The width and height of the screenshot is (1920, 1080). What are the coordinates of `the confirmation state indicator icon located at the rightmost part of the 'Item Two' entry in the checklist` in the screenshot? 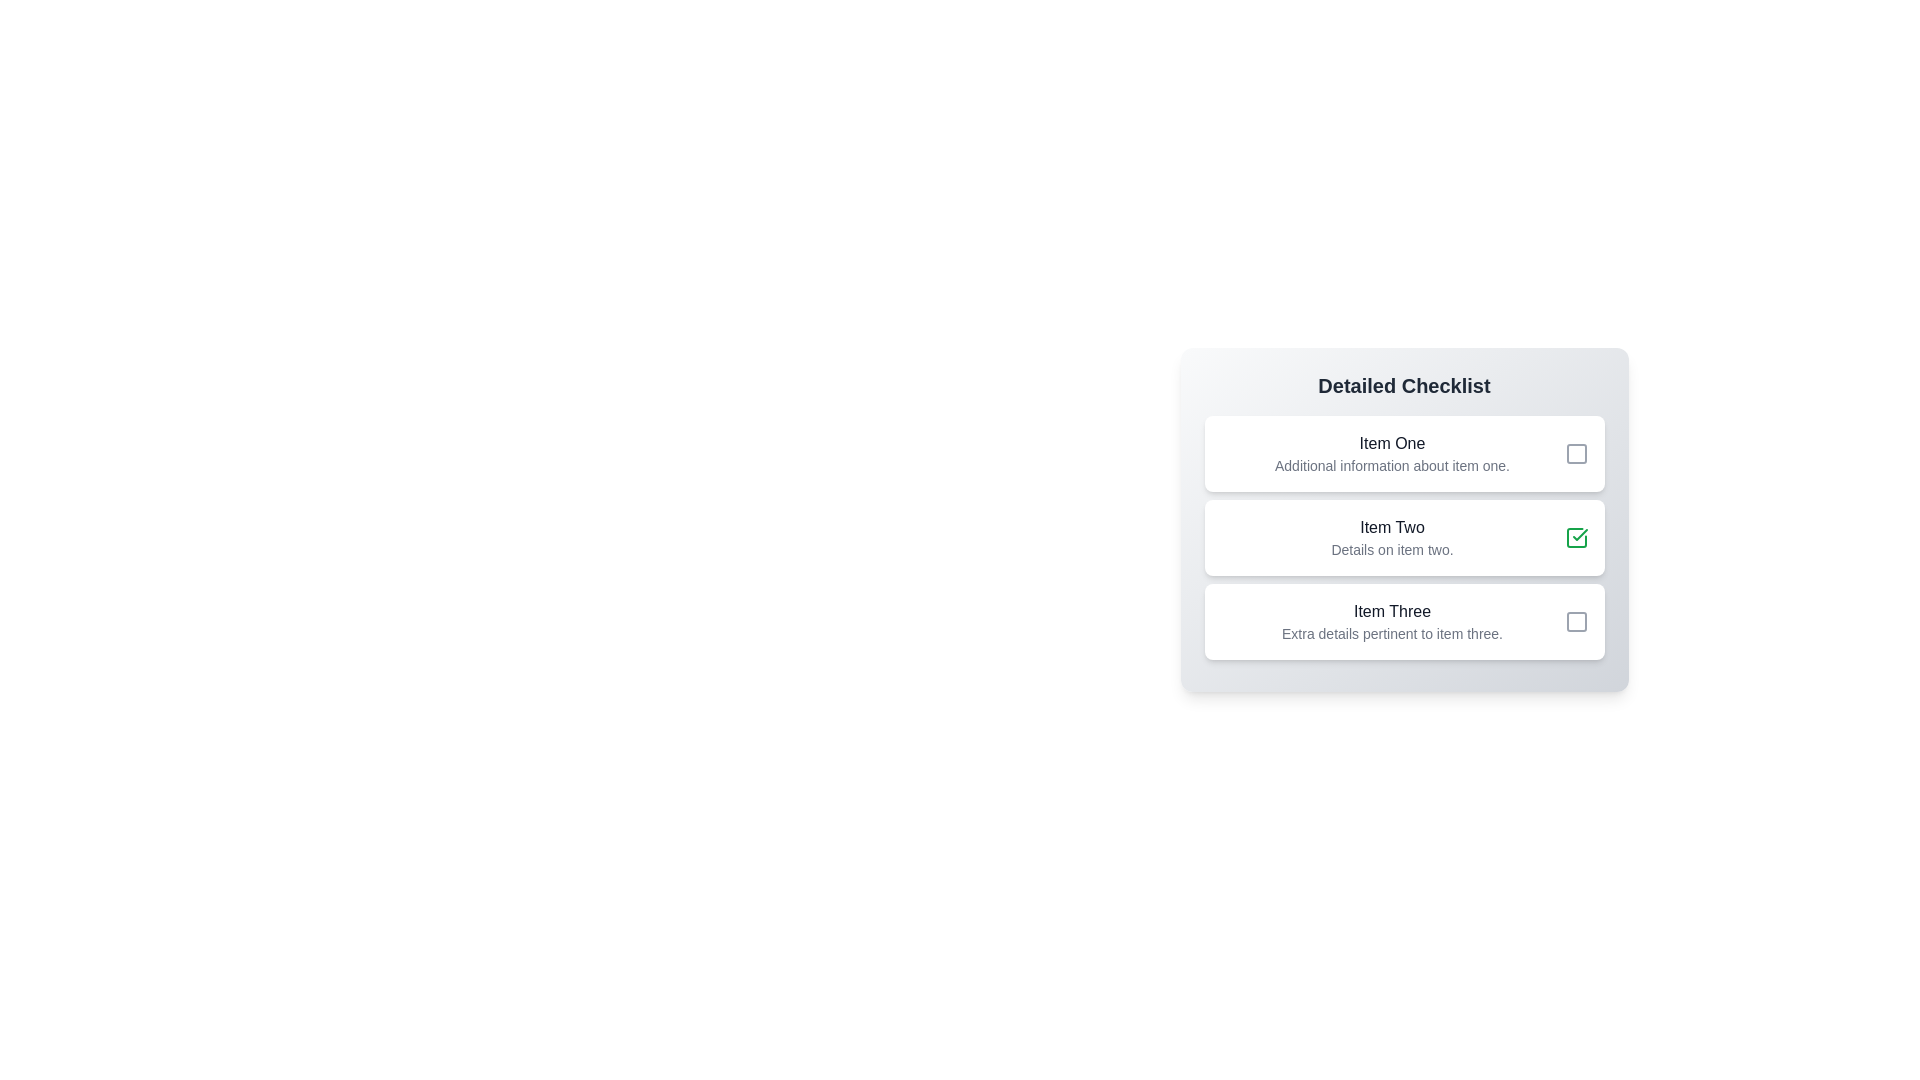 It's located at (1575, 536).